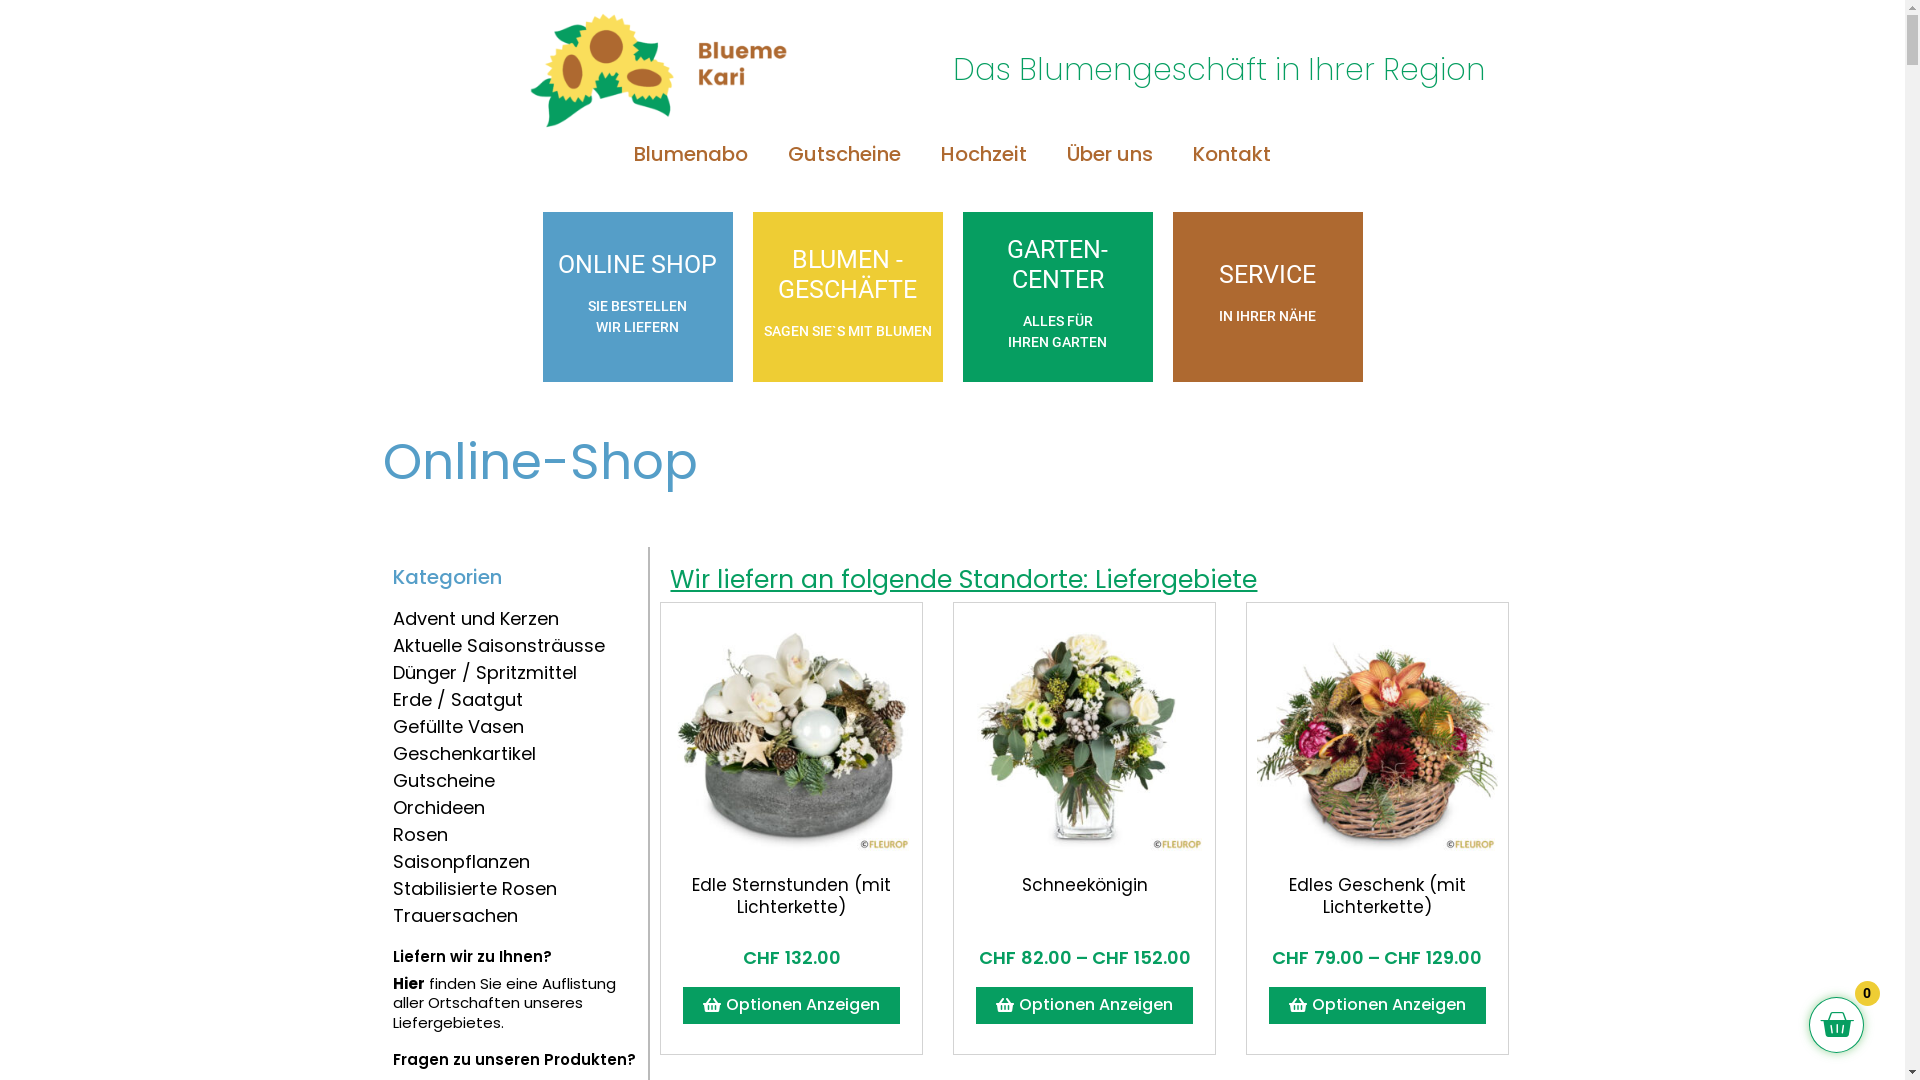  I want to click on 'Optionen Anzeigen', so click(790, 1004).